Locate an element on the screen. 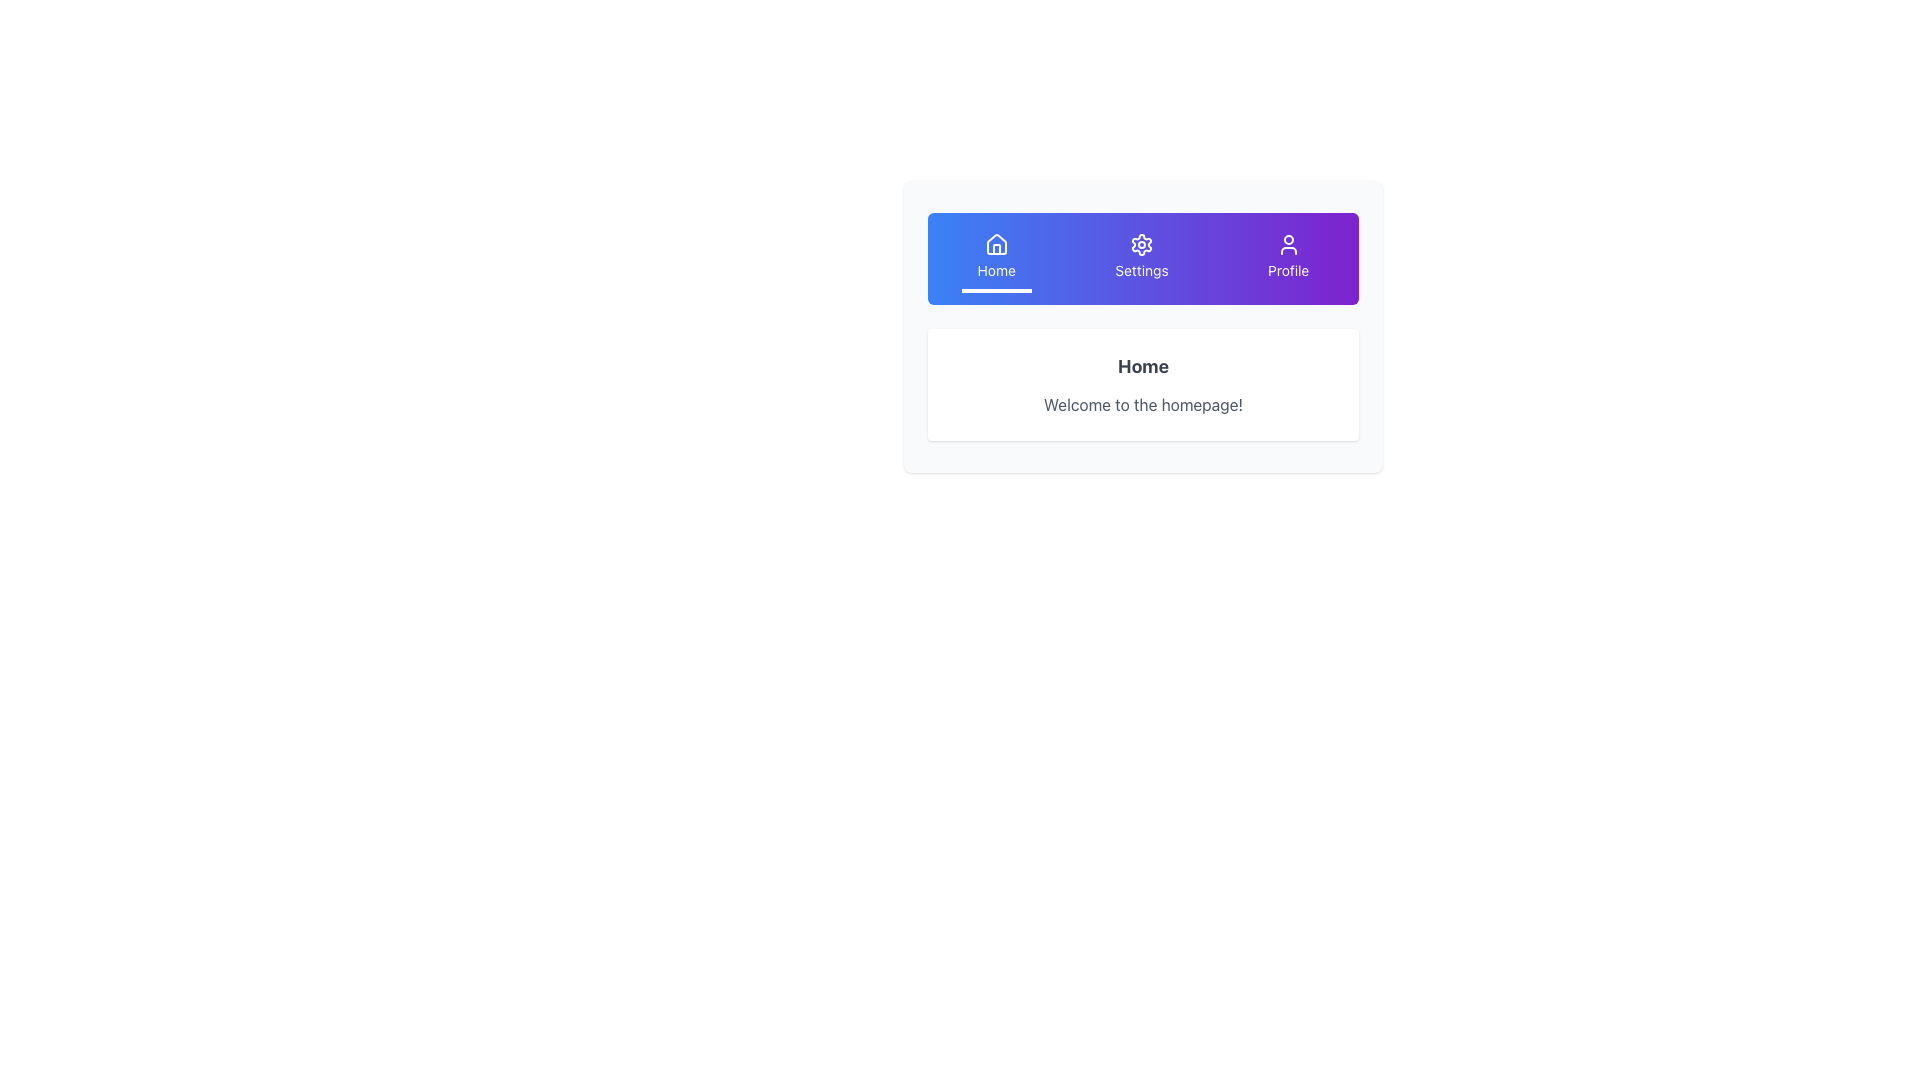 The height and width of the screenshot is (1080, 1920). the text element reading 'Welcome to the homepage!' which is styled in gray (#606060) and positioned below the heading 'Home.' is located at coordinates (1143, 405).